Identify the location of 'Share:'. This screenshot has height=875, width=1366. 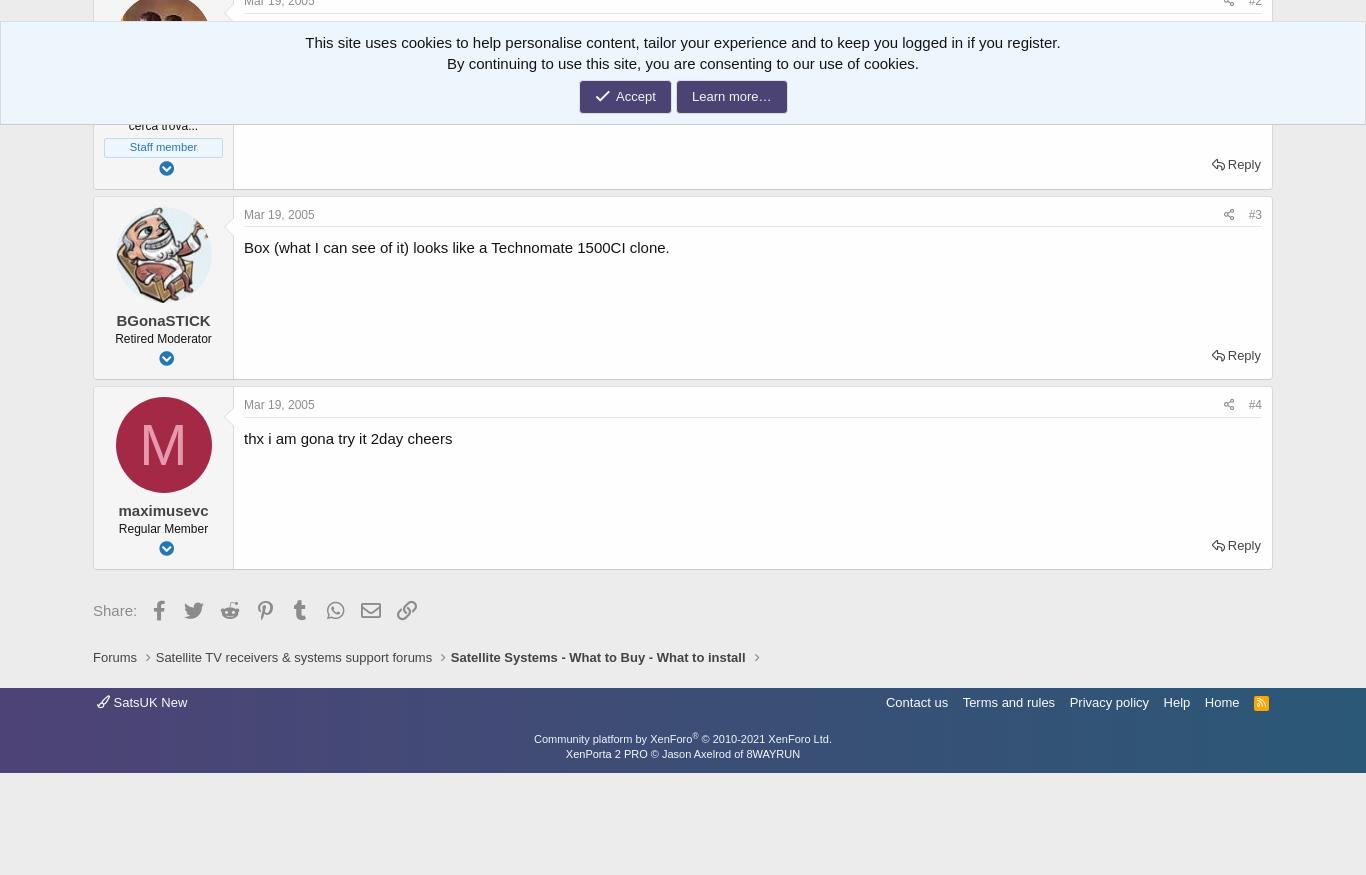
(114, 610).